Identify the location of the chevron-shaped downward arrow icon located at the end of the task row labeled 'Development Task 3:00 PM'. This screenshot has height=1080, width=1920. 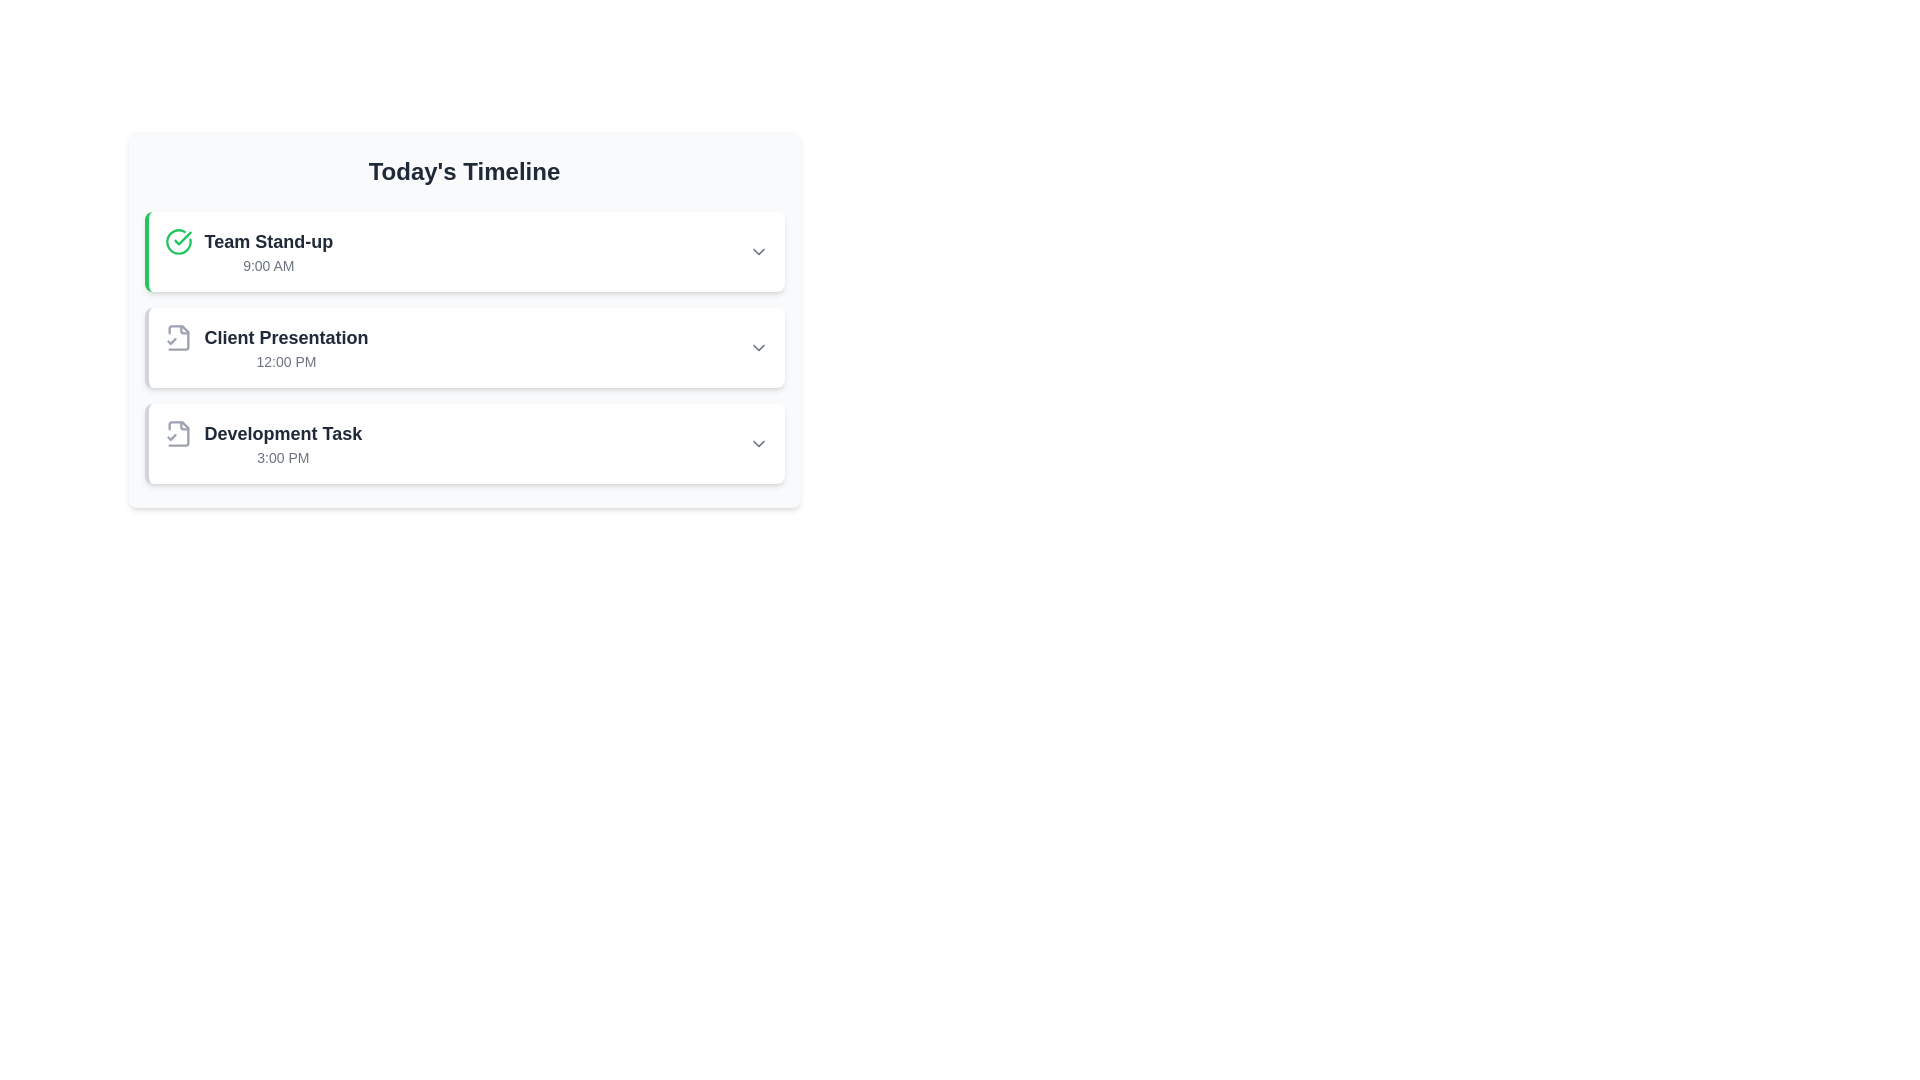
(757, 442).